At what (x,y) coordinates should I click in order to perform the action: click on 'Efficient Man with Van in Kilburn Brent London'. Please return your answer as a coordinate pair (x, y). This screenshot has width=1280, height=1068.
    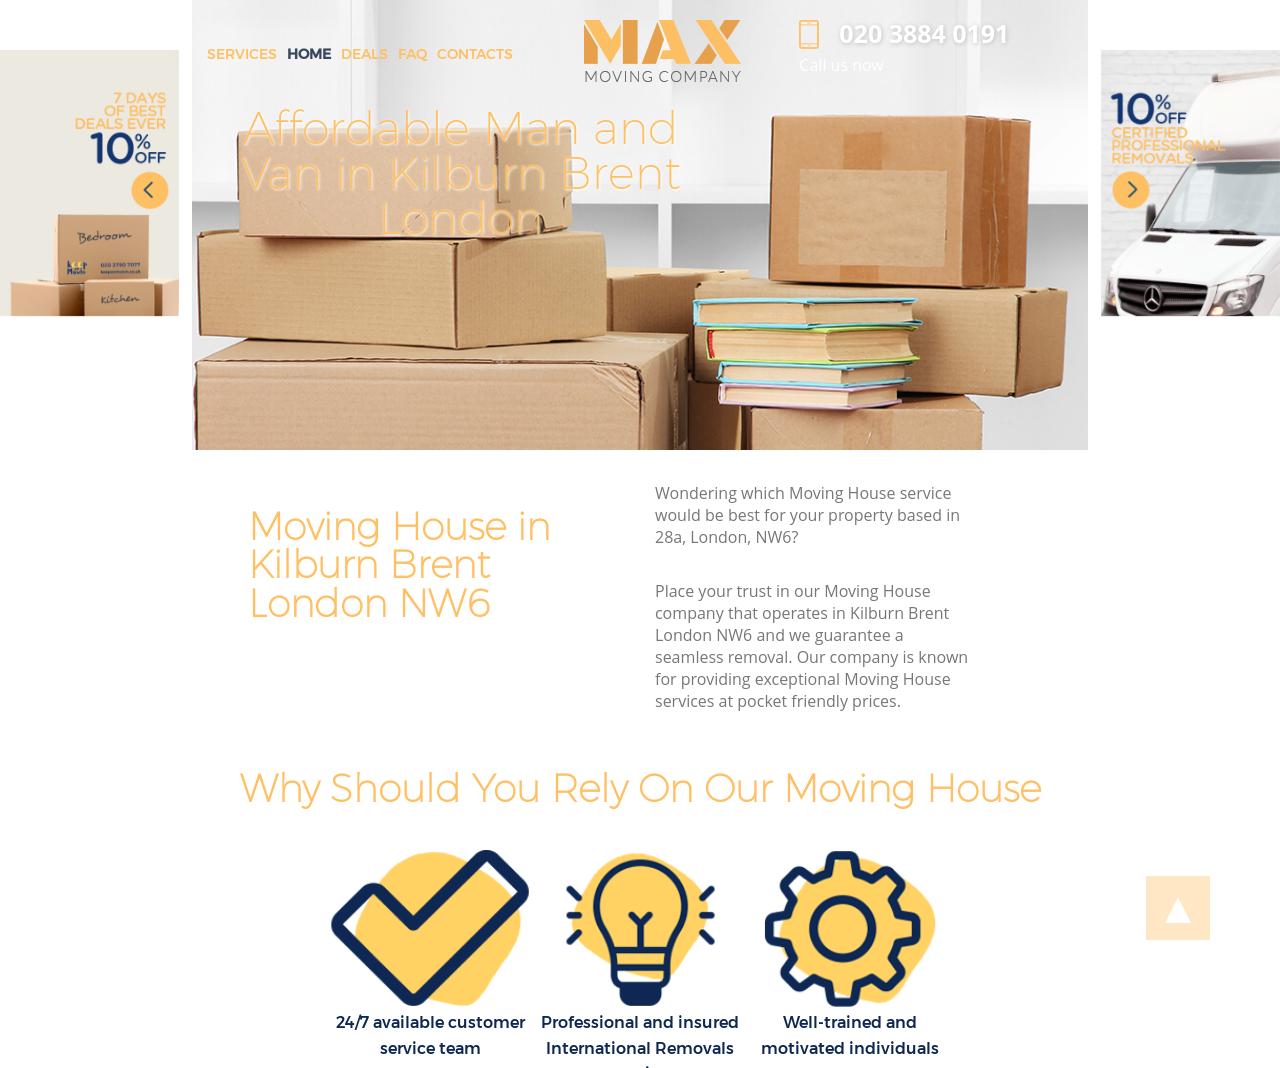
    Looking at the image, I should click on (998, 172).